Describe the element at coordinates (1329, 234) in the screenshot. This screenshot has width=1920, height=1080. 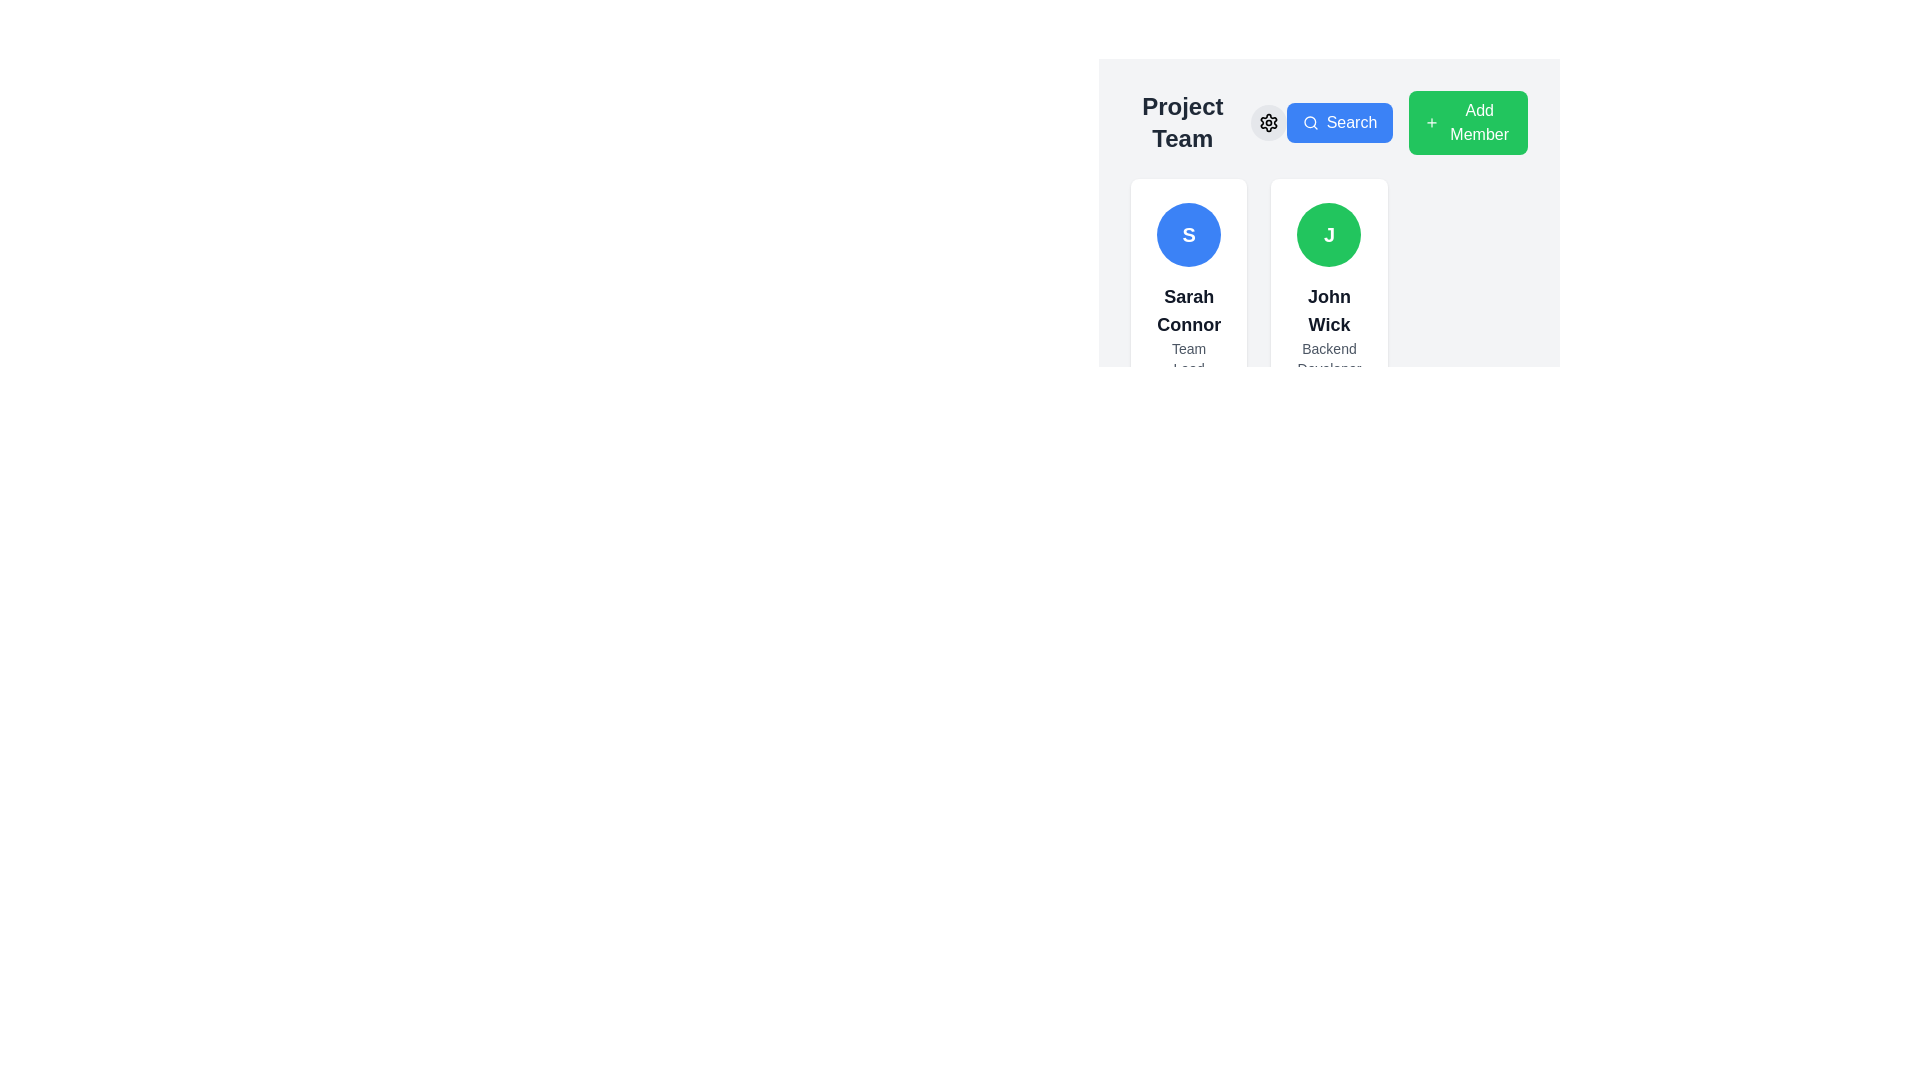
I see `the avatar representing 'John' at the top-center of the card for 'John Wick', which serves as a visual identification for the user` at that location.